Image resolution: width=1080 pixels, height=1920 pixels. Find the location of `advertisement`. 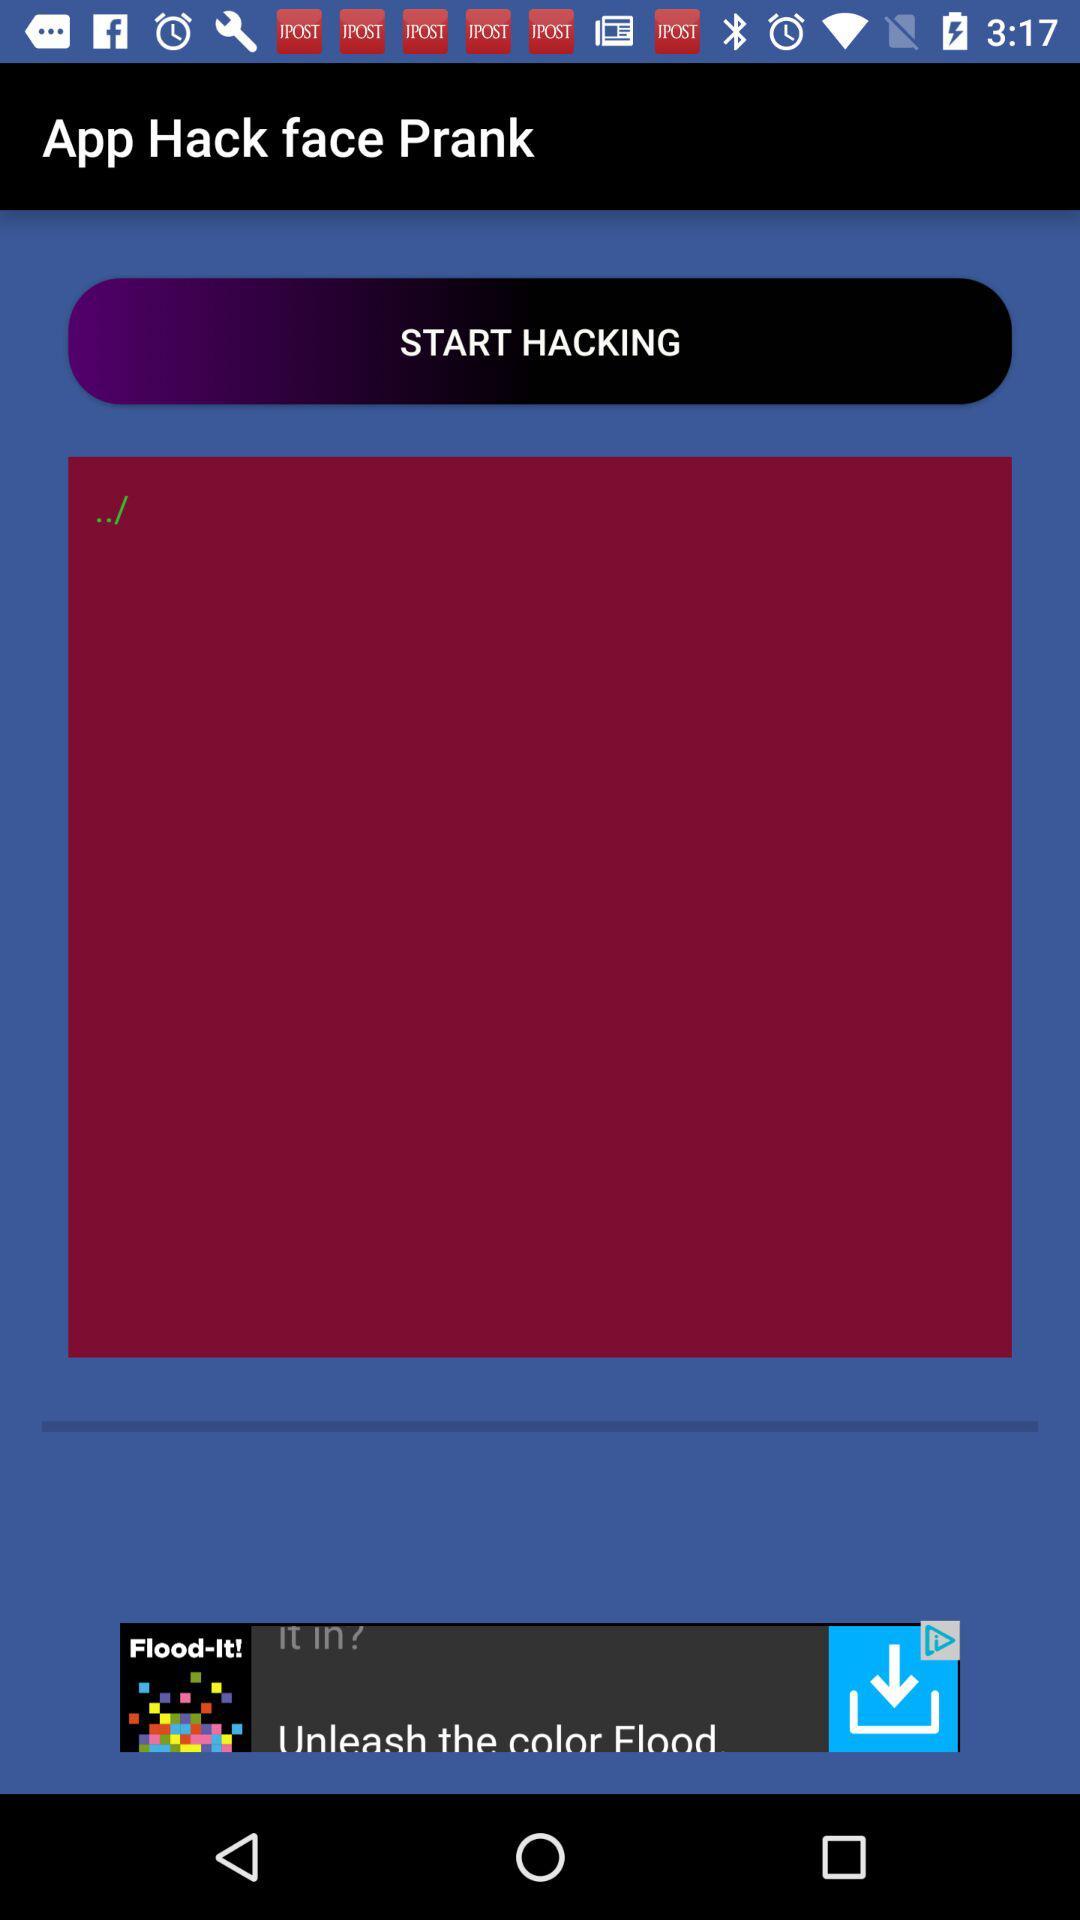

advertisement is located at coordinates (540, 1685).